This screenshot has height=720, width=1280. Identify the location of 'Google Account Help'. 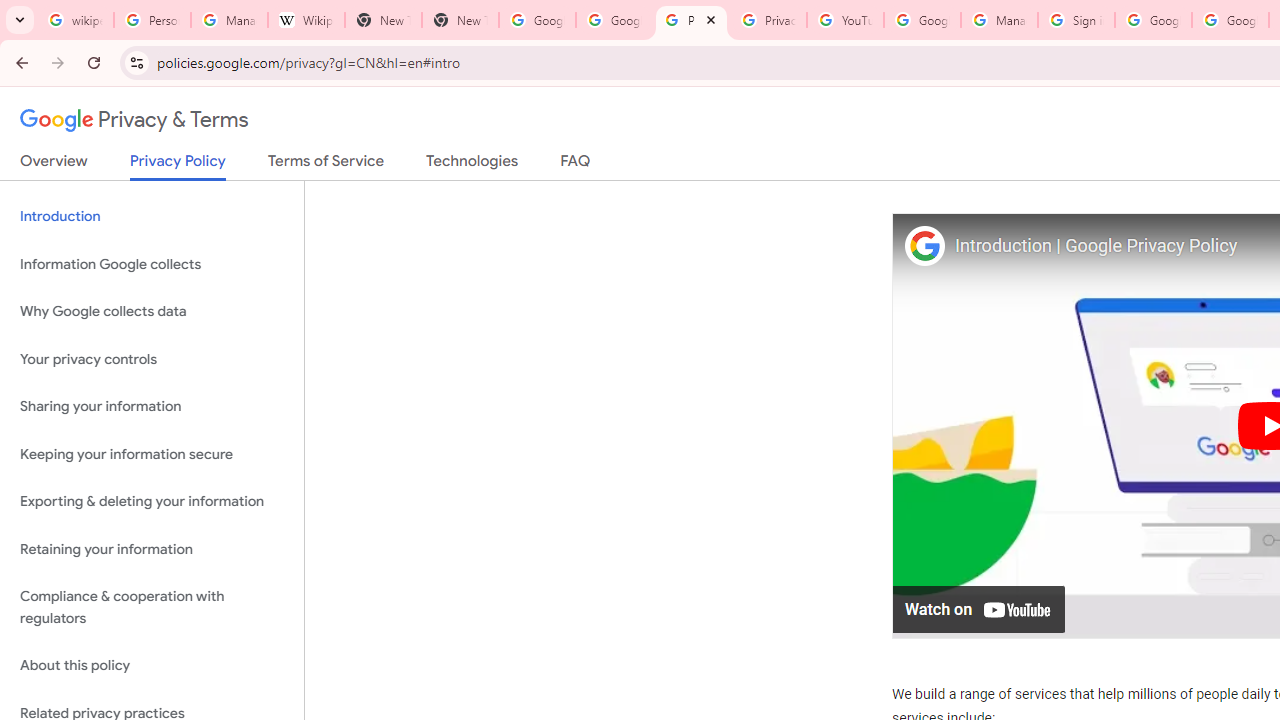
(921, 20).